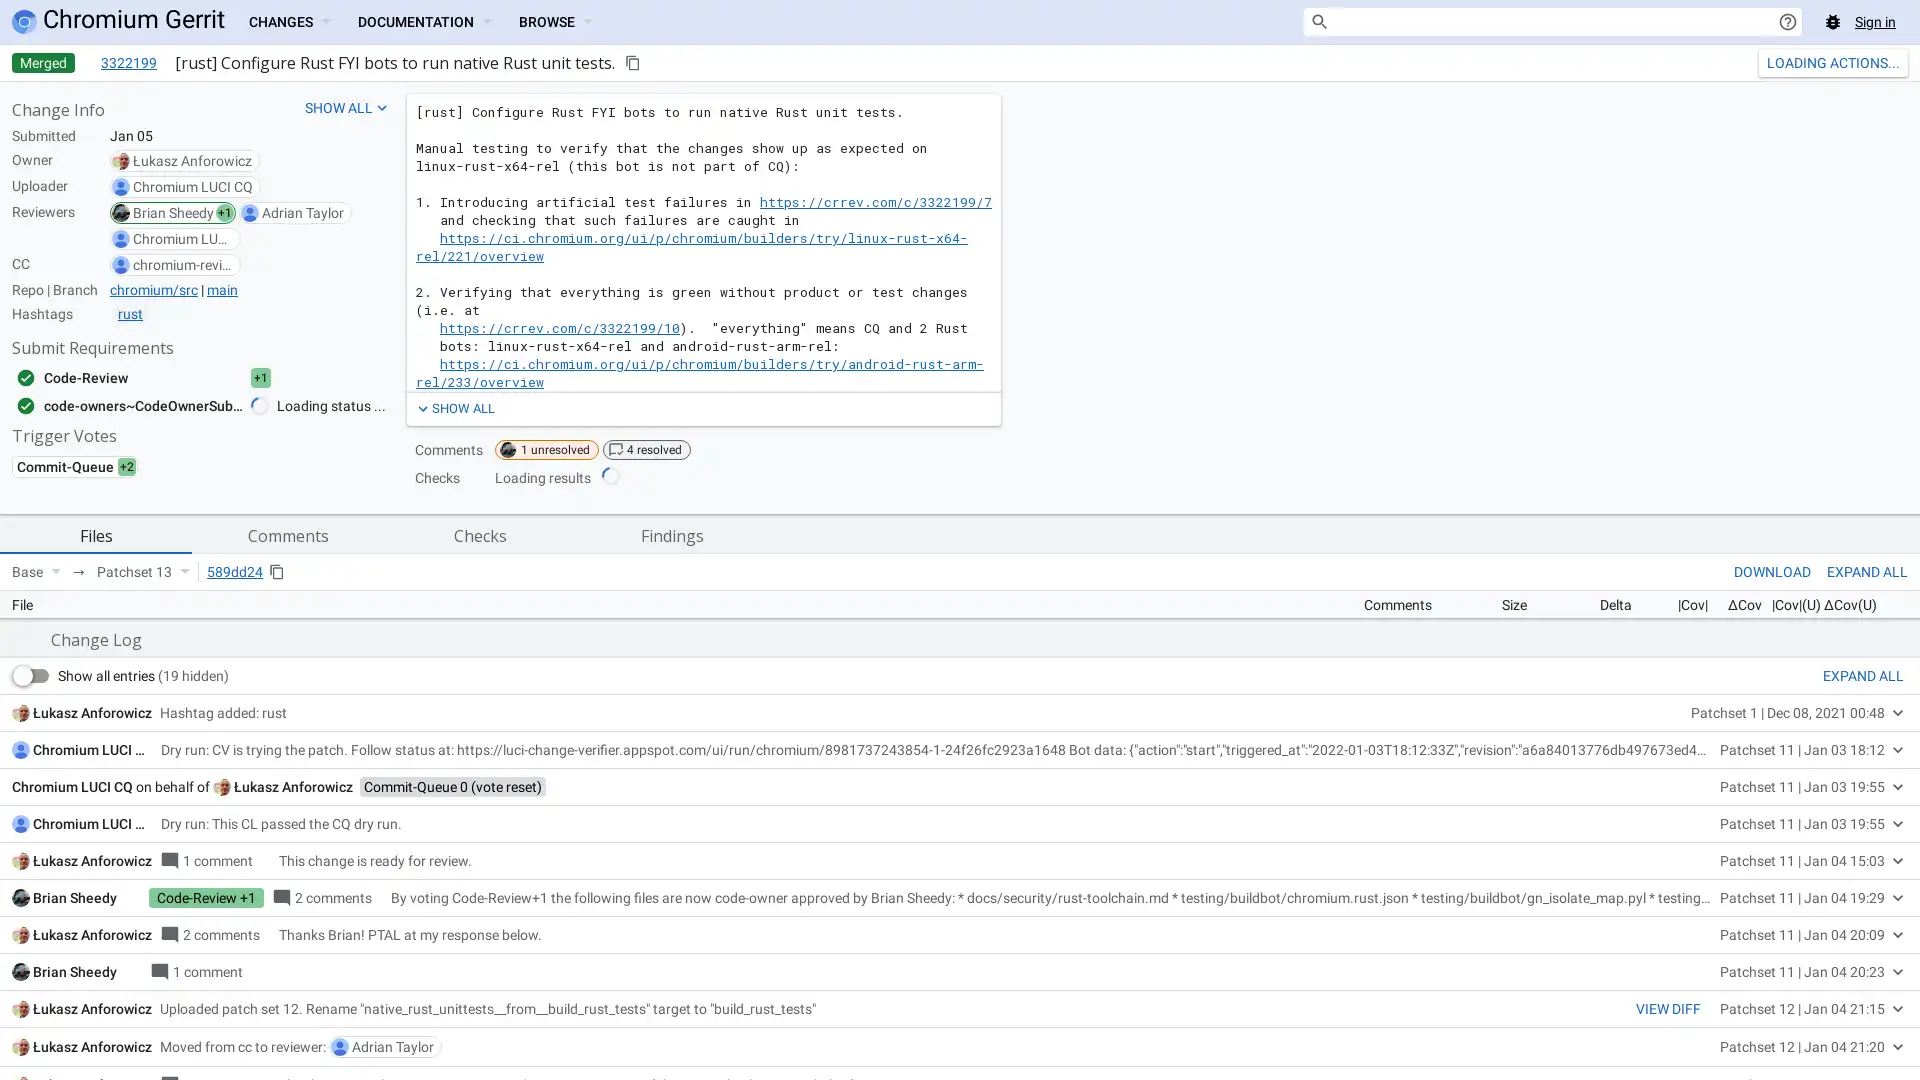 Image resolution: width=1920 pixels, height=1080 pixels. Describe the element at coordinates (1893, 61) in the screenshot. I see `More` at that location.